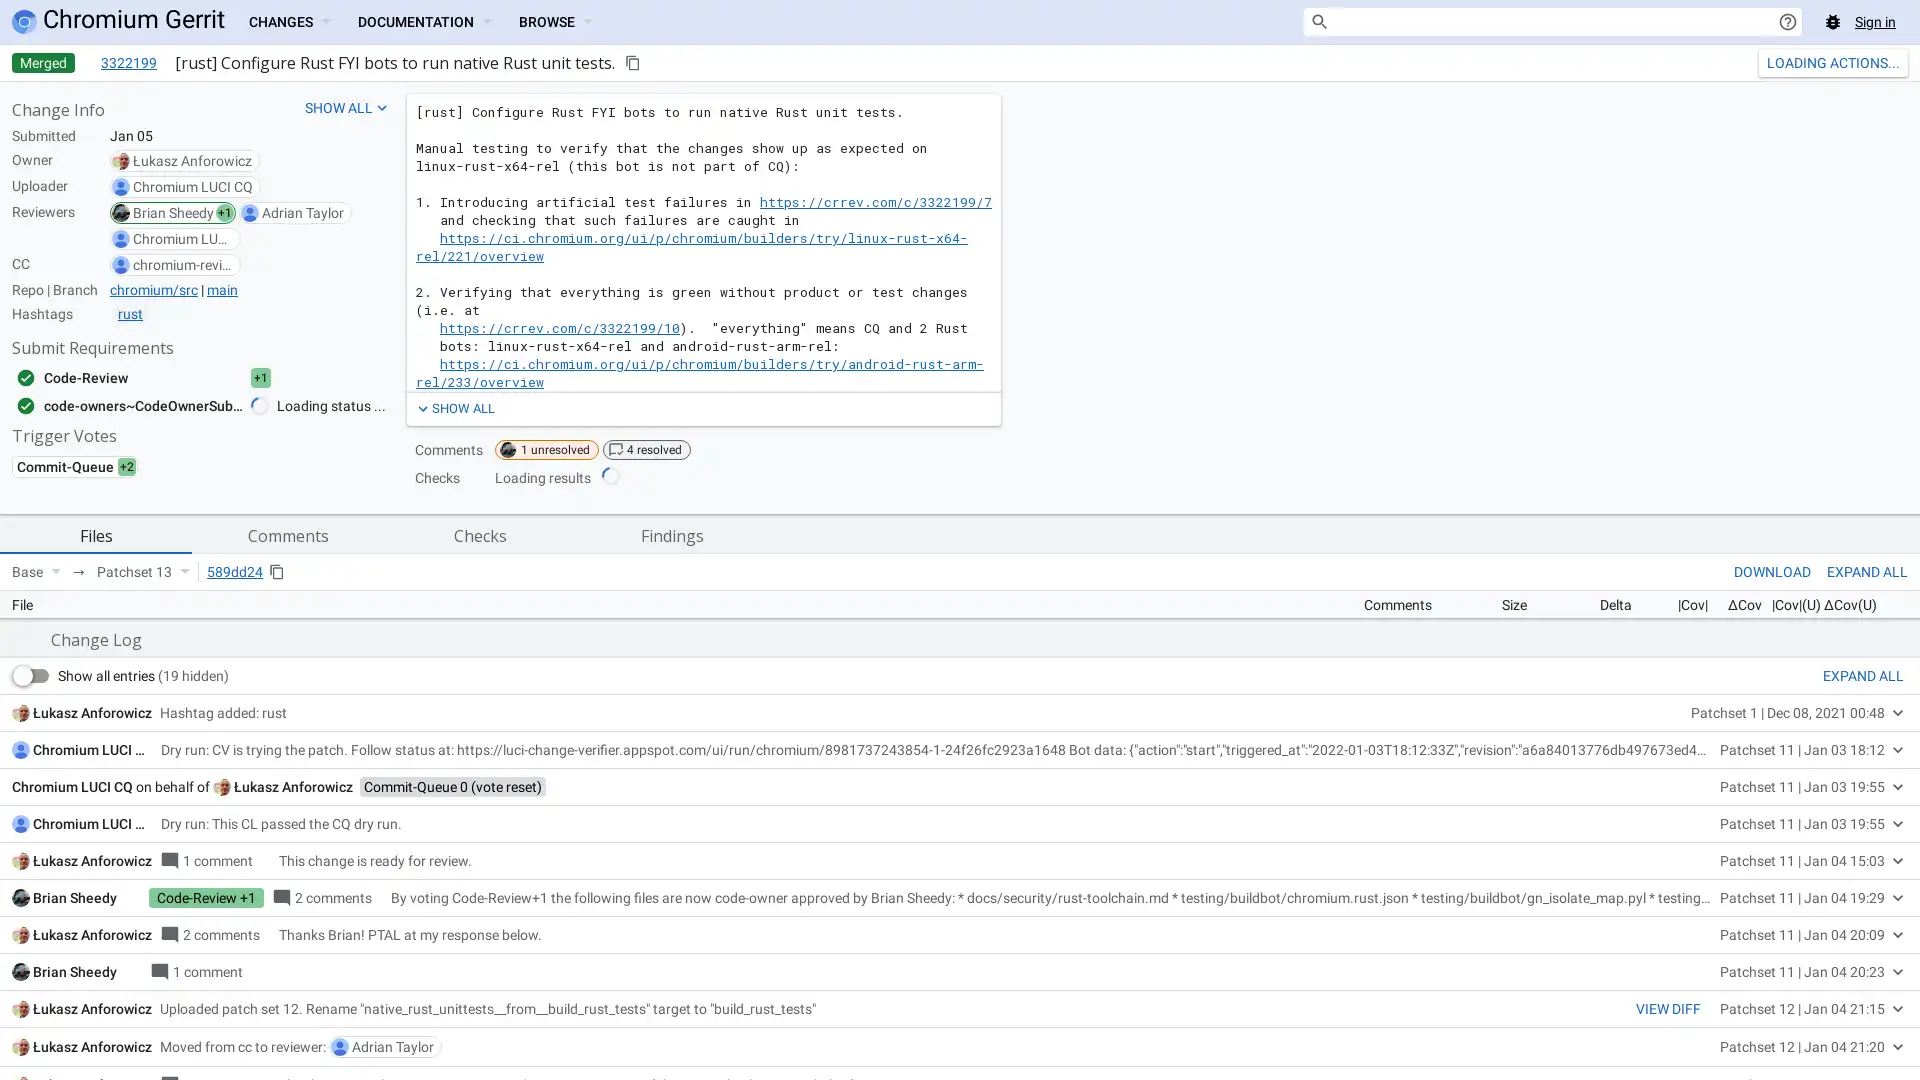 Image resolution: width=1920 pixels, height=1080 pixels. Describe the element at coordinates (1893, 61) in the screenshot. I see `More` at that location.